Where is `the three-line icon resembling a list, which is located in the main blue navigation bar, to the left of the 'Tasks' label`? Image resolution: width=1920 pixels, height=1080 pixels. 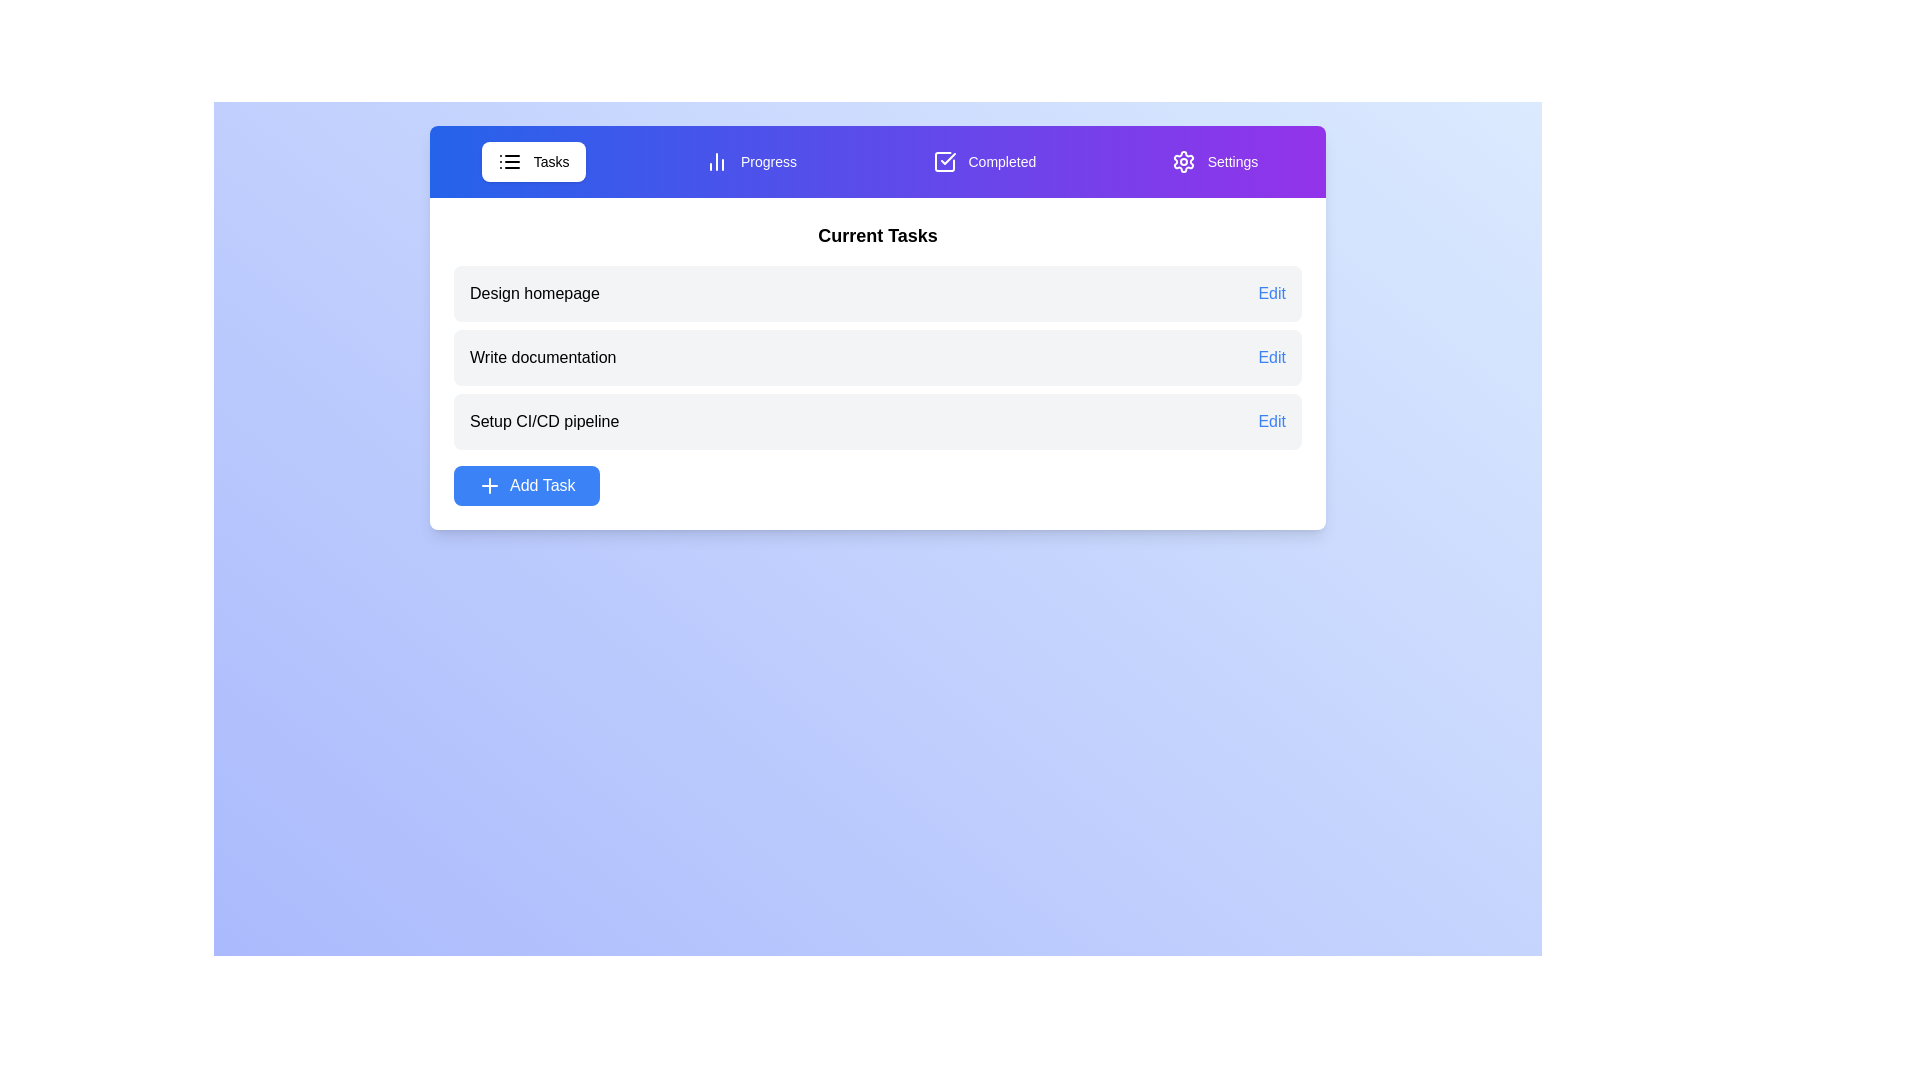 the three-line icon resembling a list, which is located in the main blue navigation bar, to the left of the 'Tasks' label is located at coordinates (509, 161).